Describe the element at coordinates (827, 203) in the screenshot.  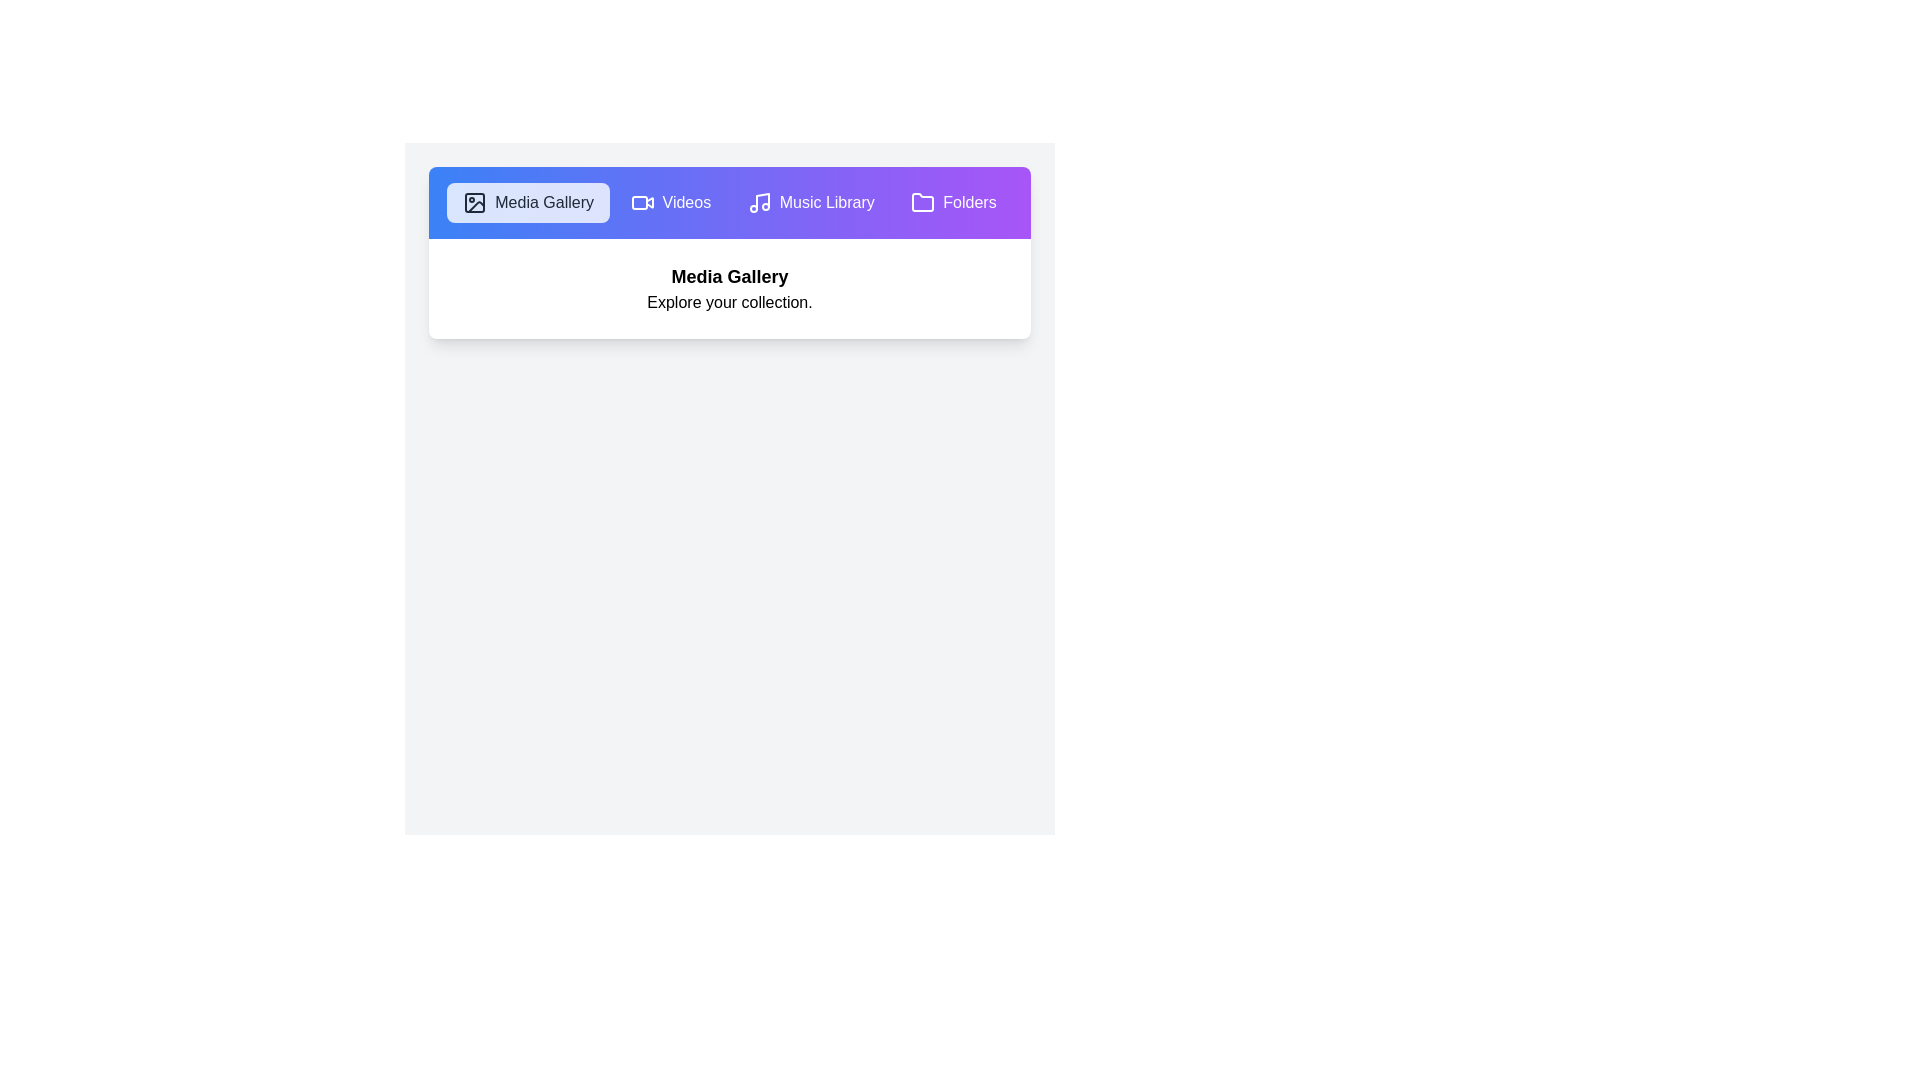
I see `text displayed in the 'Music Library' text label, which is styled in white color on a purple background and is part of the navigation bar` at that location.